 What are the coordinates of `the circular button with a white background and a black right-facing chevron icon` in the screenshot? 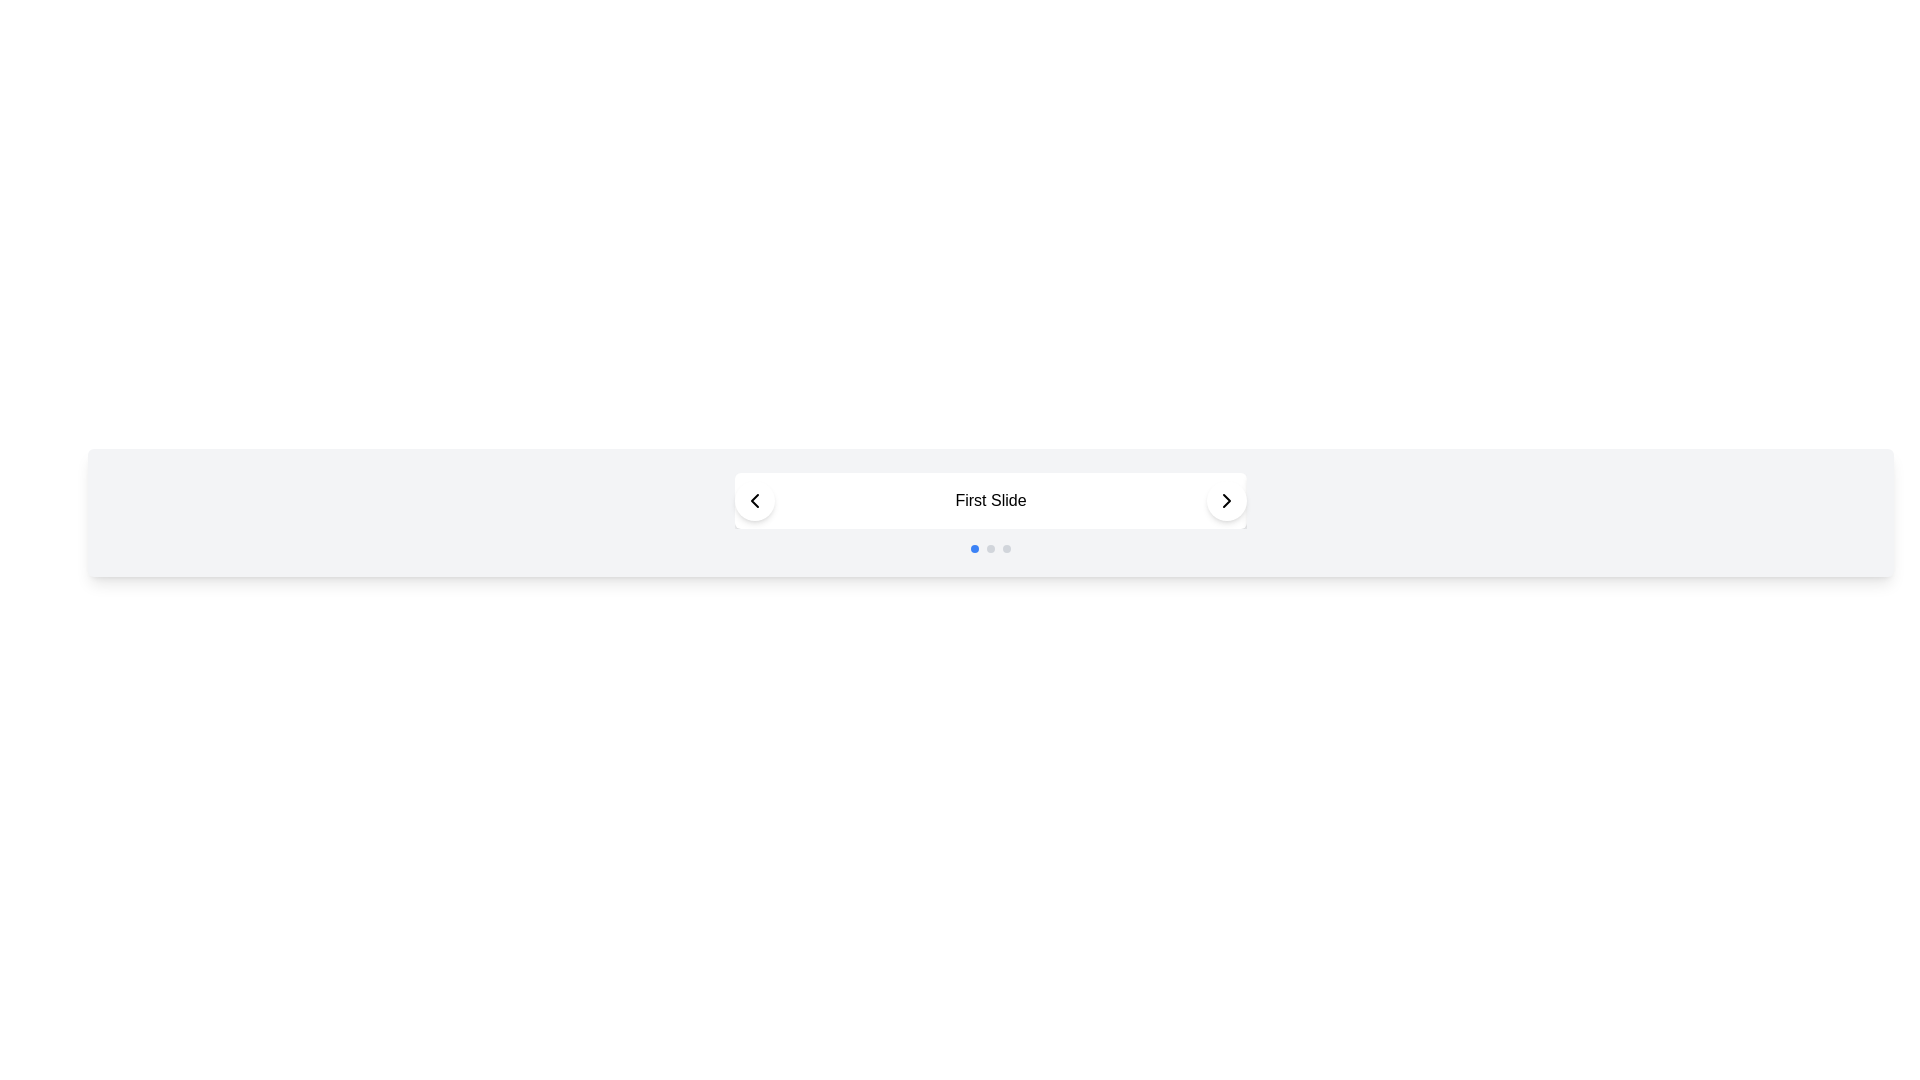 It's located at (1226, 500).